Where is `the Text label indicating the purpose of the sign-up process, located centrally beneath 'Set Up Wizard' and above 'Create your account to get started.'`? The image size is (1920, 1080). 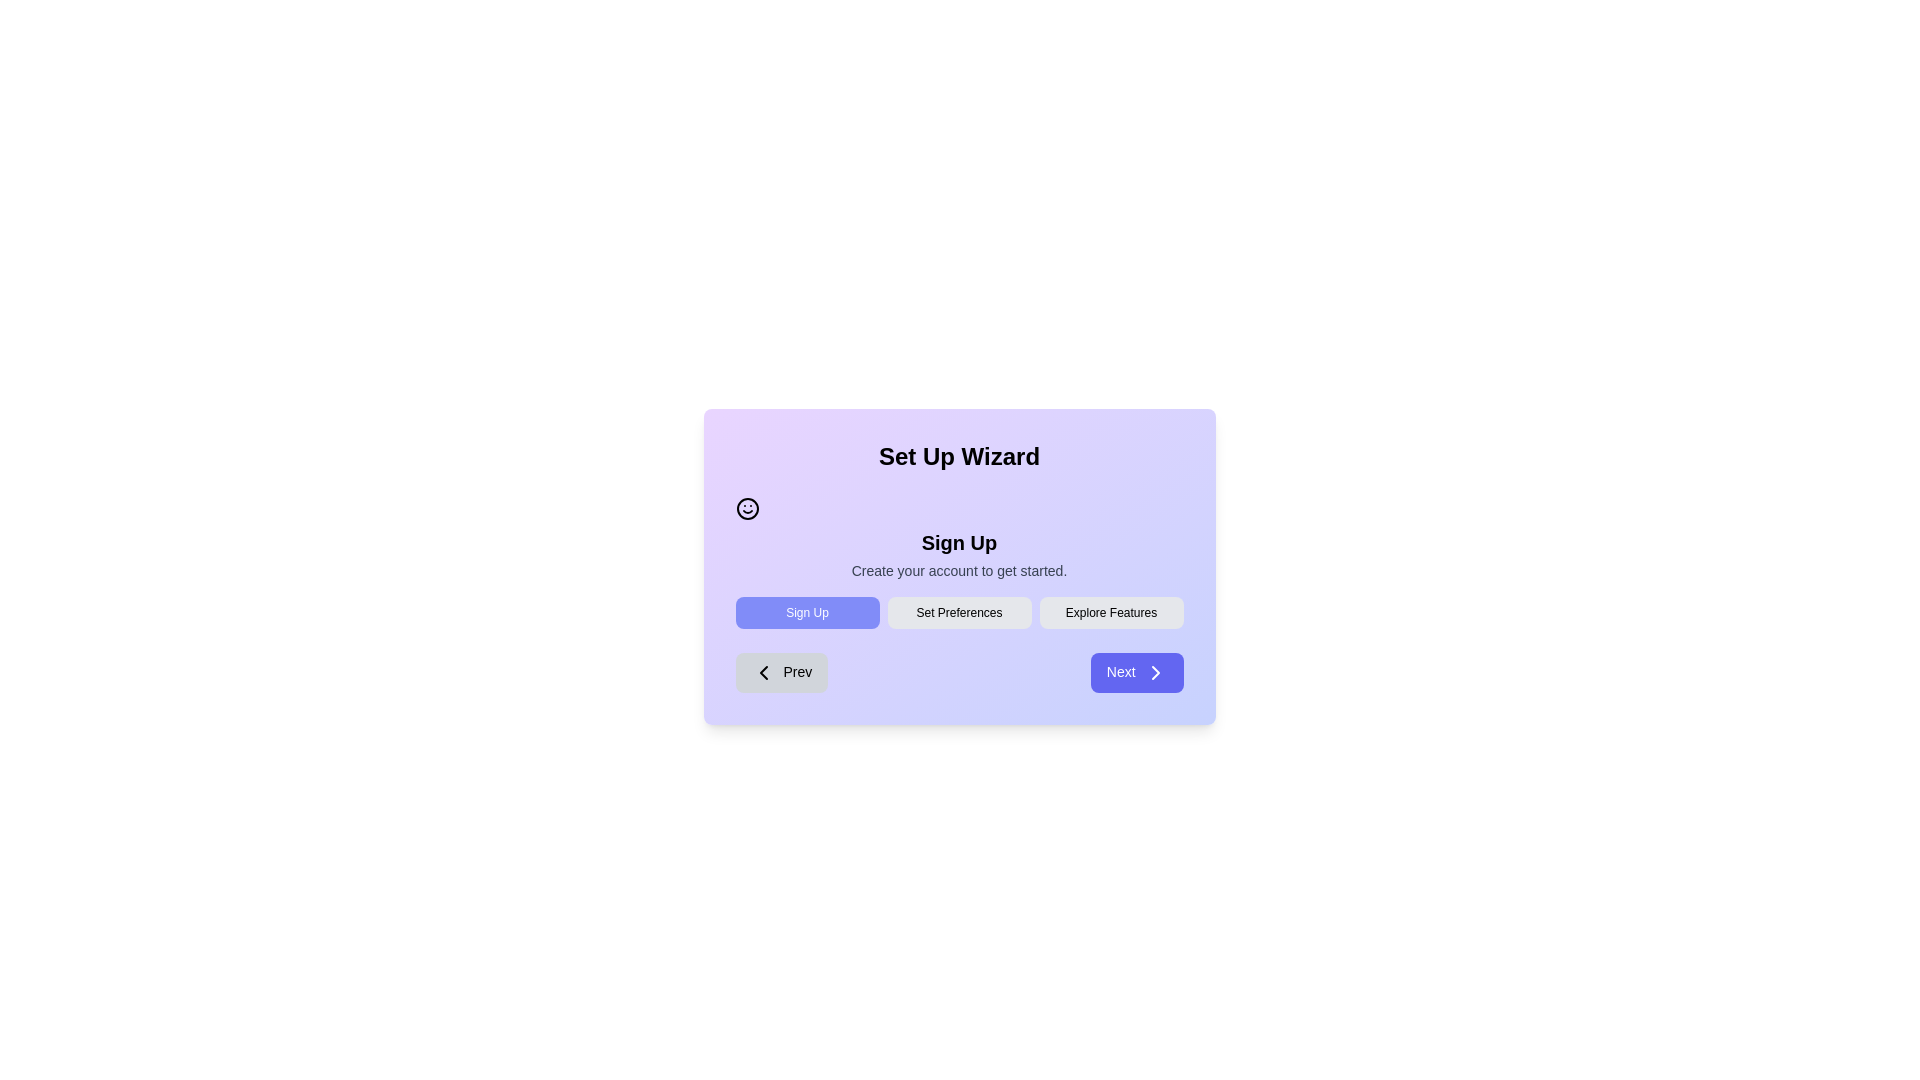
the Text label indicating the purpose of the sign-up process, located centrally beneath 'Set Up Wizard' and above 'Create your account to get started.' is located at coordinates (958, 543).